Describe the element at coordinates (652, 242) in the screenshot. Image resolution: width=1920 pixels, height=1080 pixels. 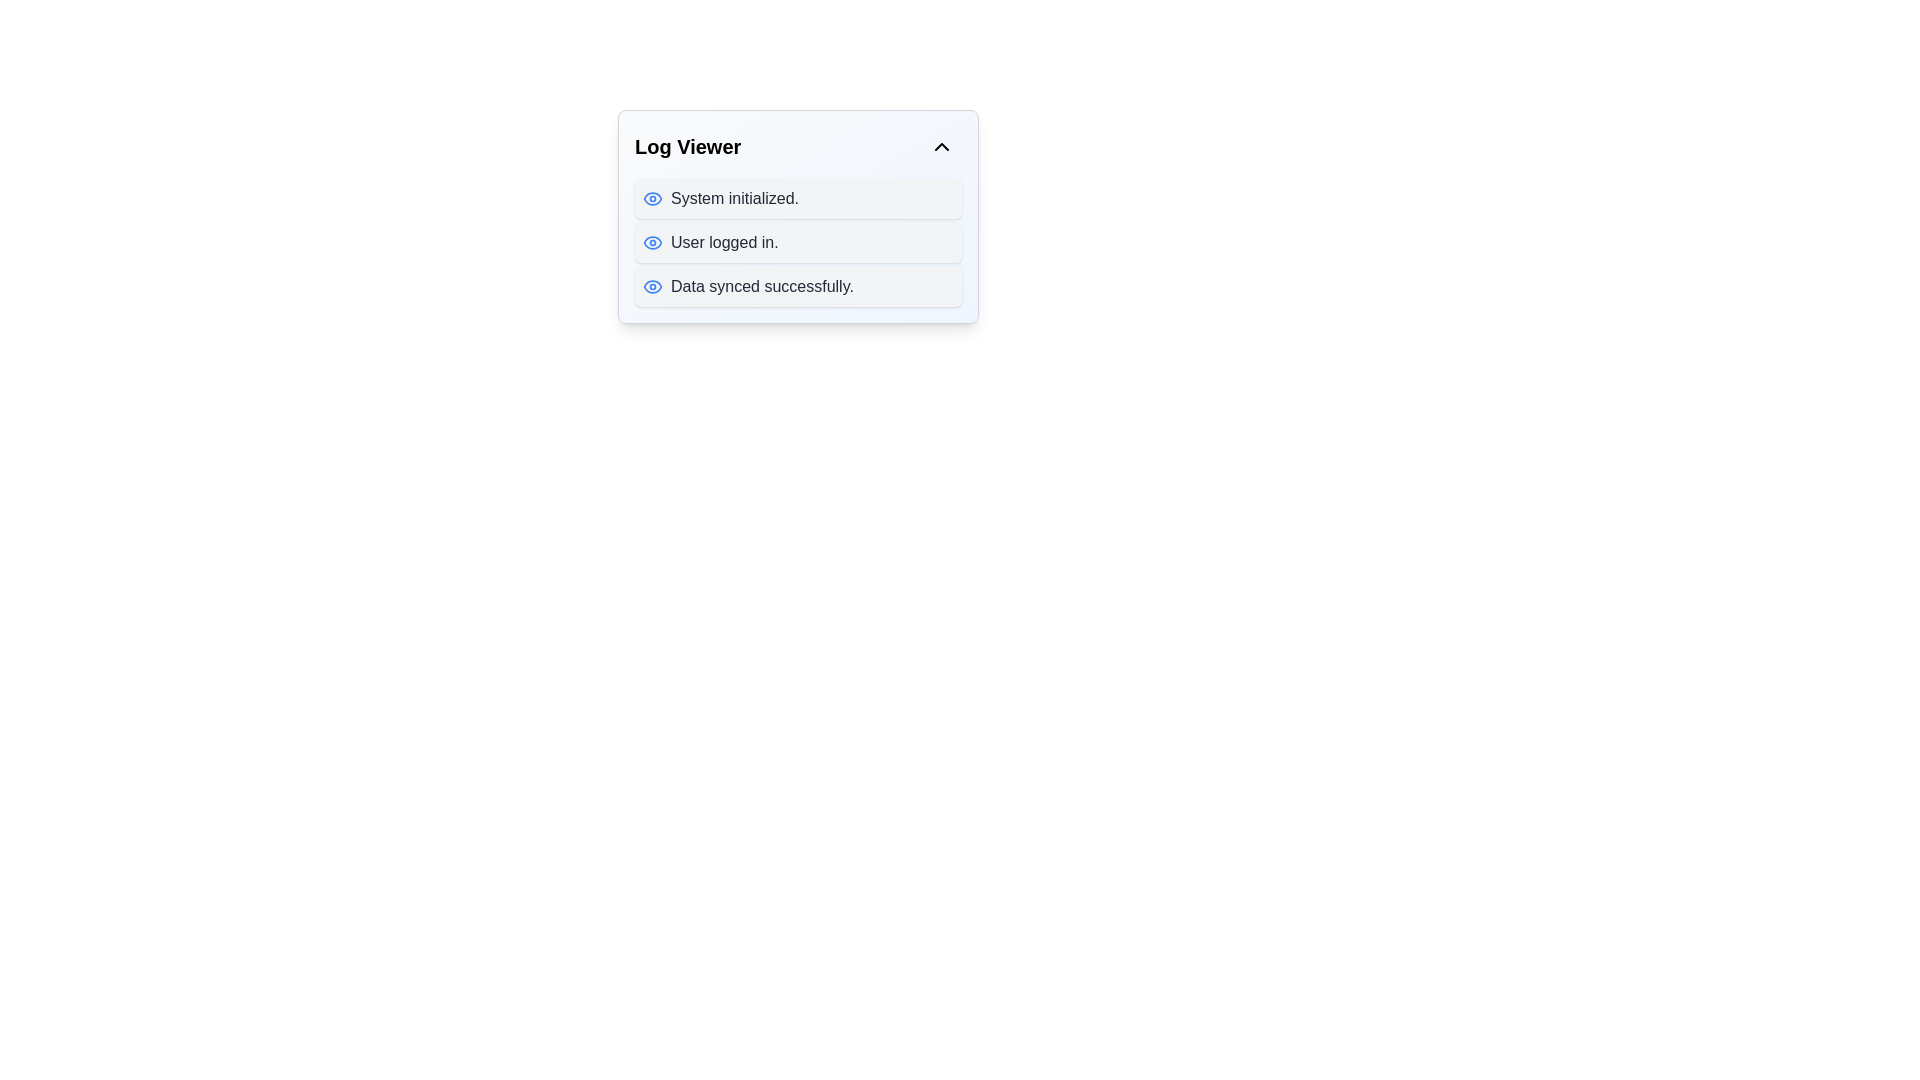
I see `the visibility icon located to the left of the text 'User logged in.' in the second log entry of the log viewer to interact or reveal additional information` at that location.